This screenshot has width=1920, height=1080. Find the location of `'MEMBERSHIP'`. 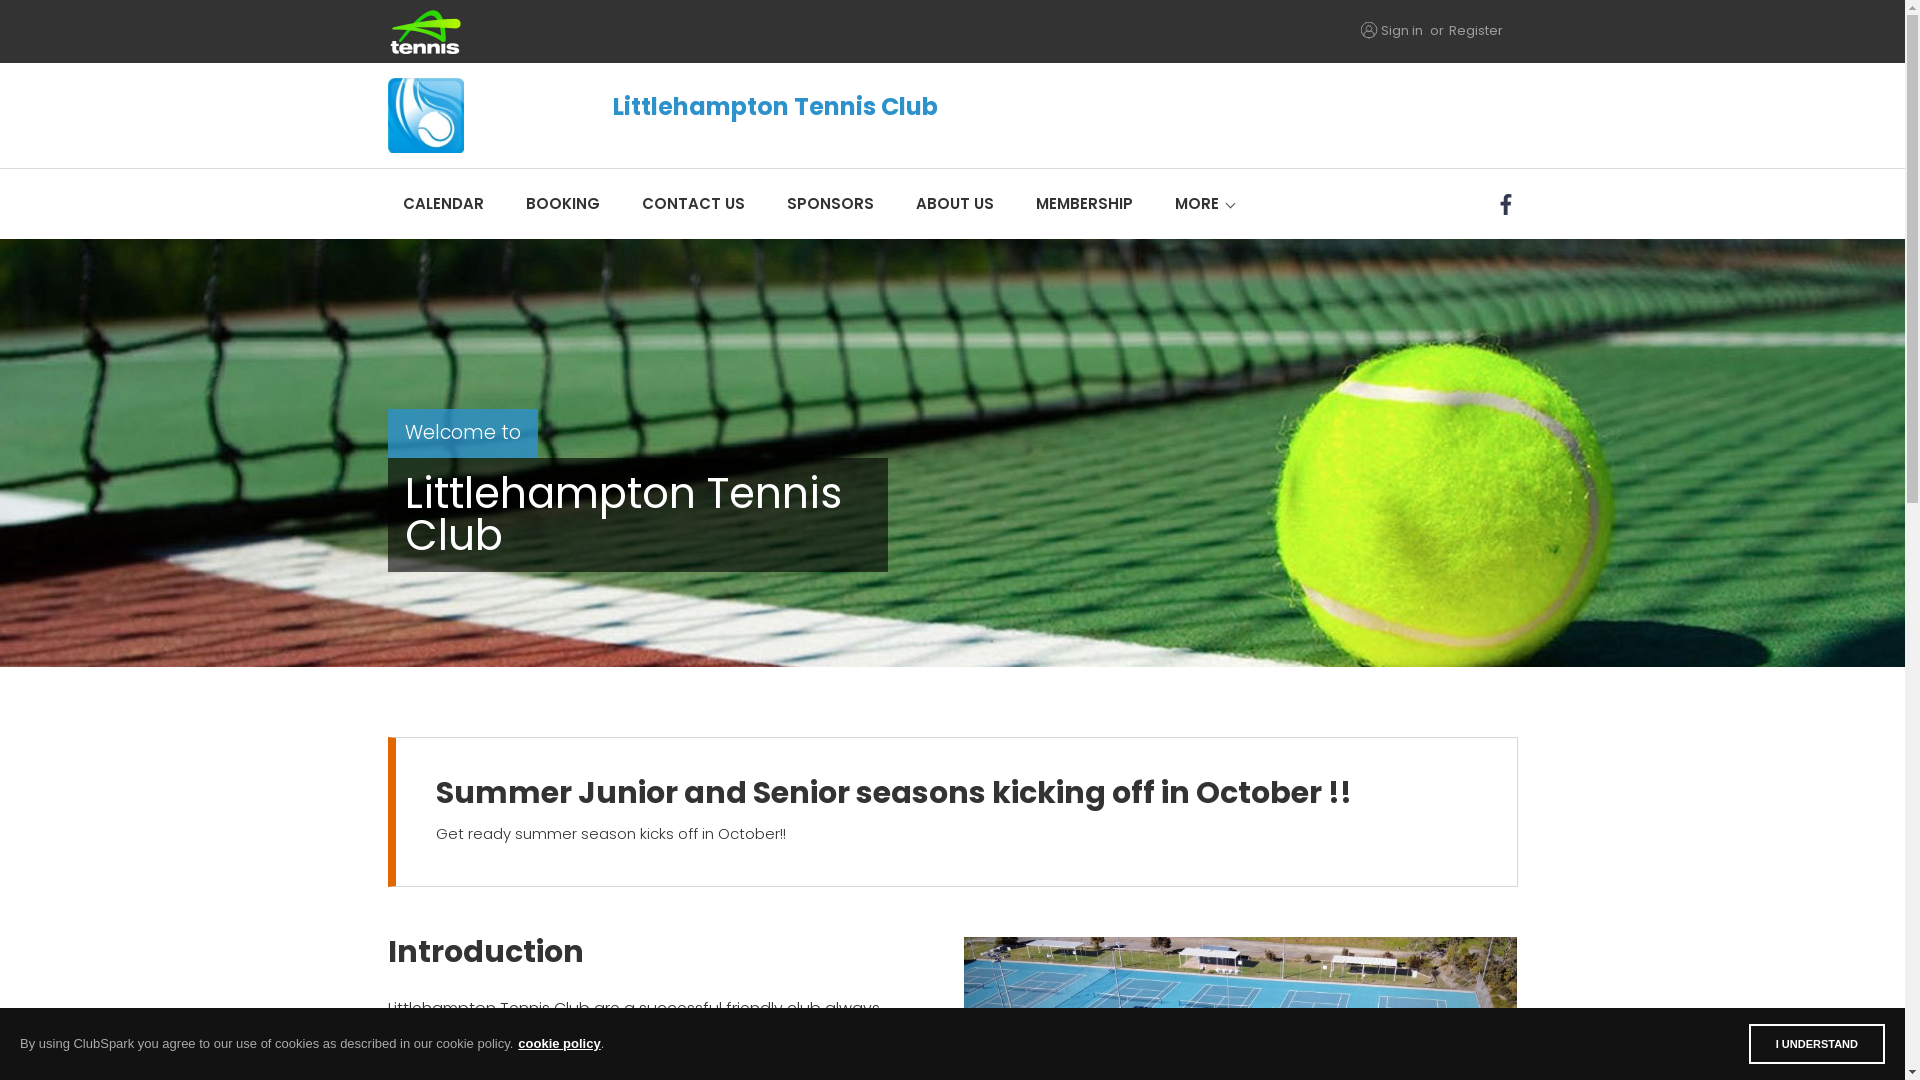

'MEMBERSHIP' is located at coordinates (1082, 204).